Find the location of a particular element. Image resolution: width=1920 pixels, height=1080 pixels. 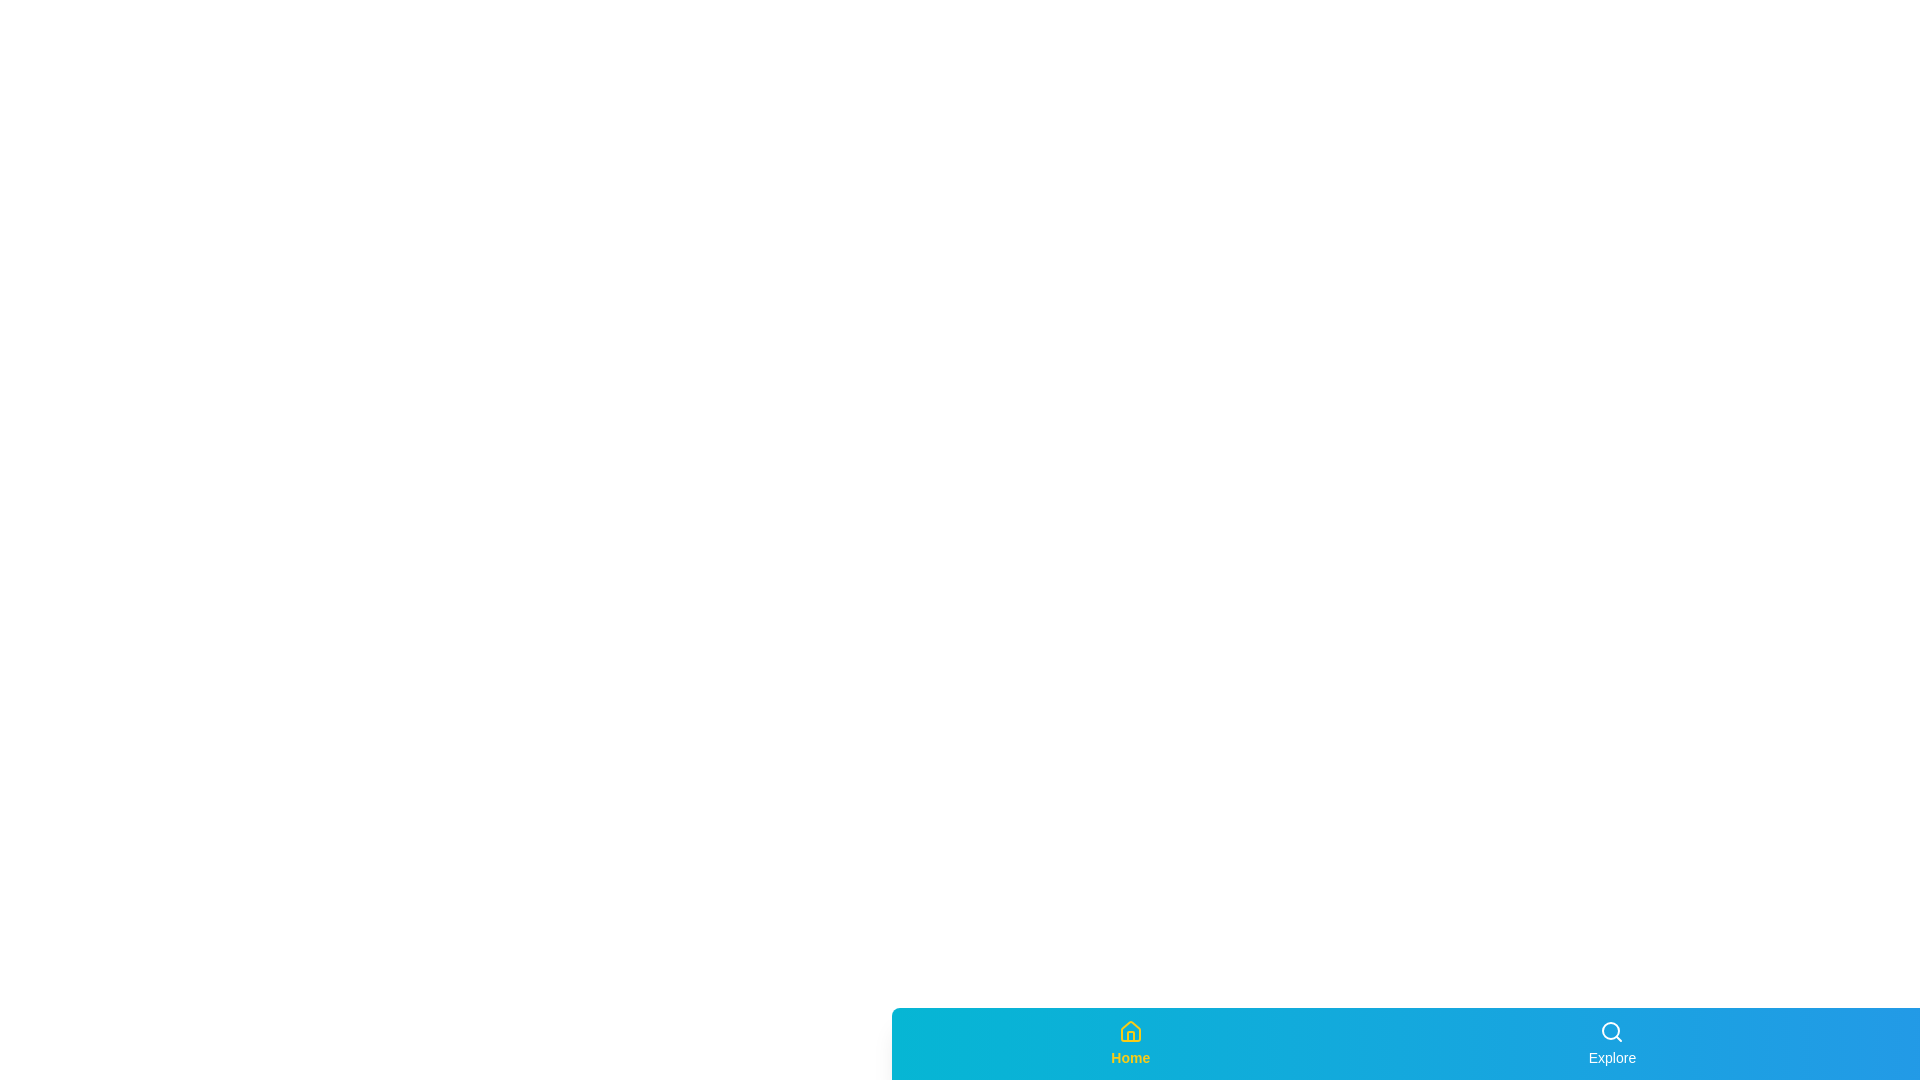

the Home tab in the bottom navigation bar is located at coordinates (1130, 1043).